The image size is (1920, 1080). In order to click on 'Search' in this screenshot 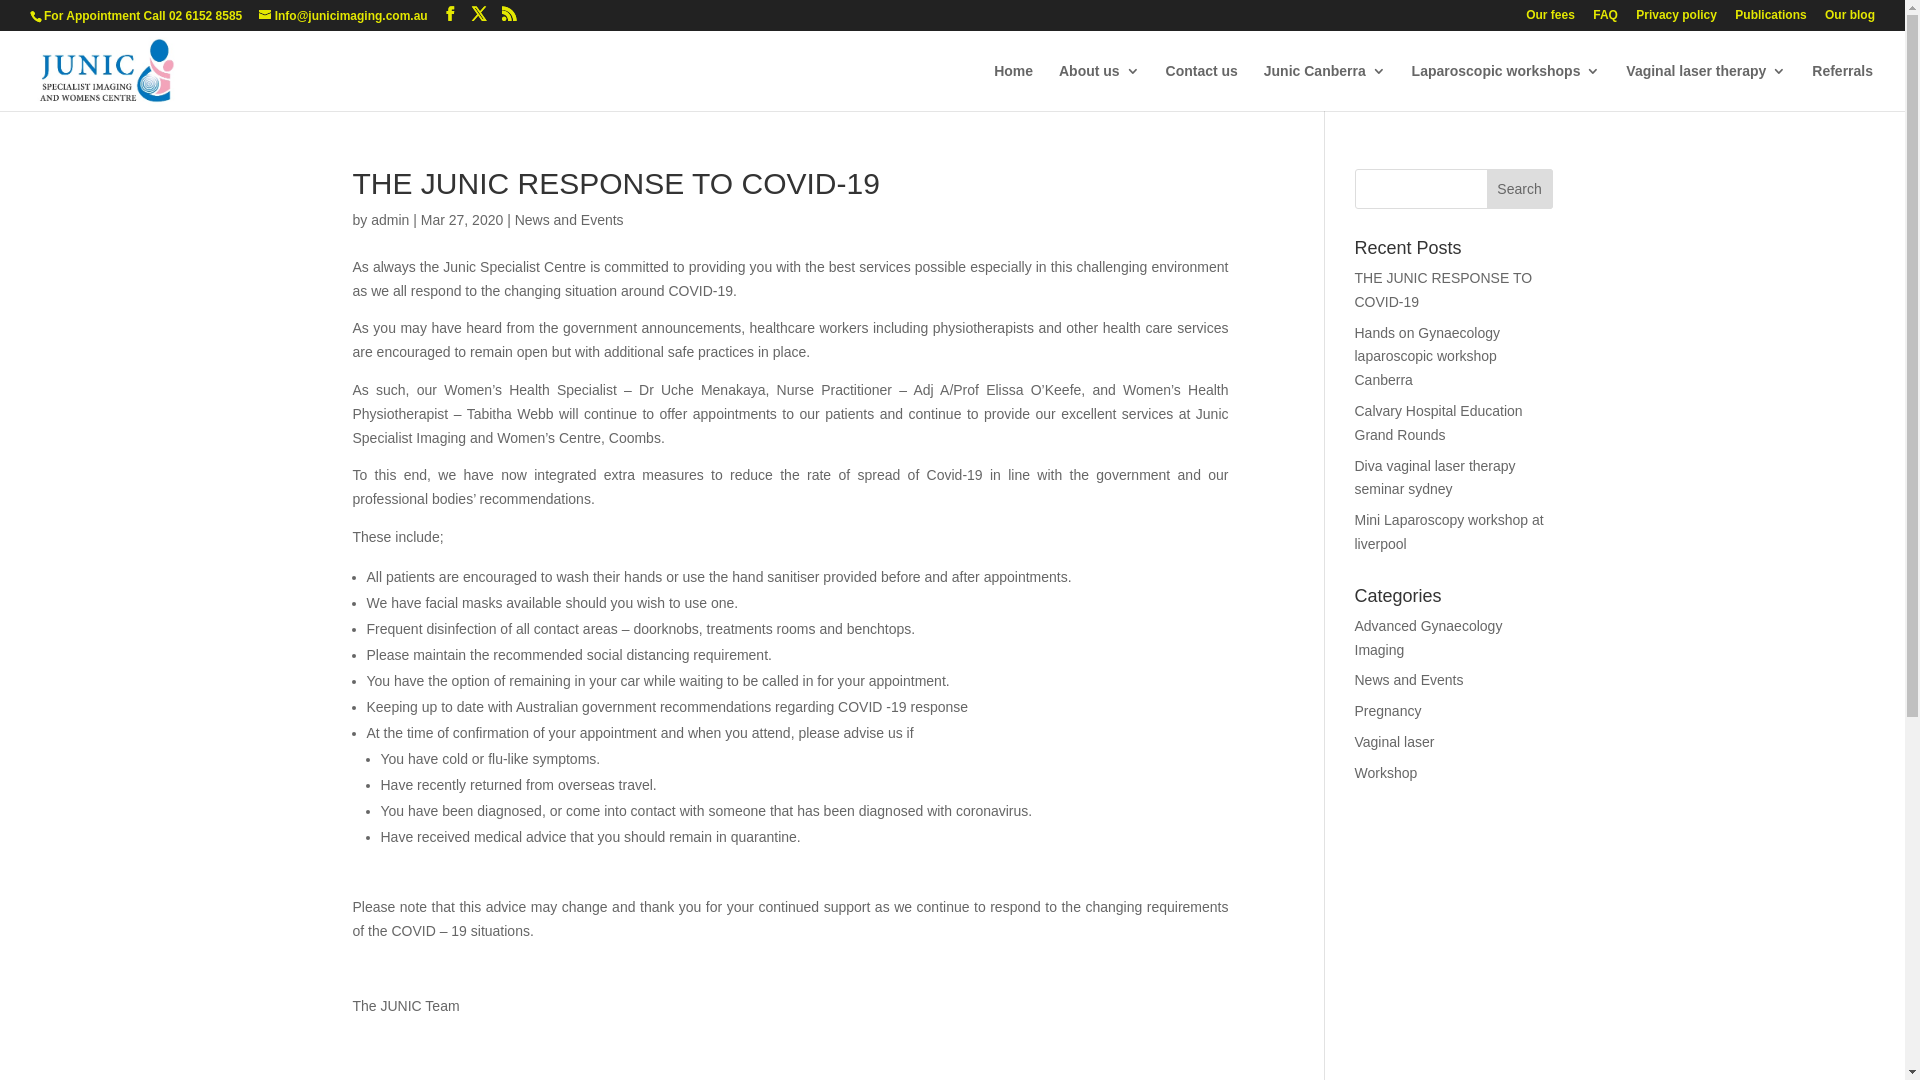, I will do `click(1520, 189)`.